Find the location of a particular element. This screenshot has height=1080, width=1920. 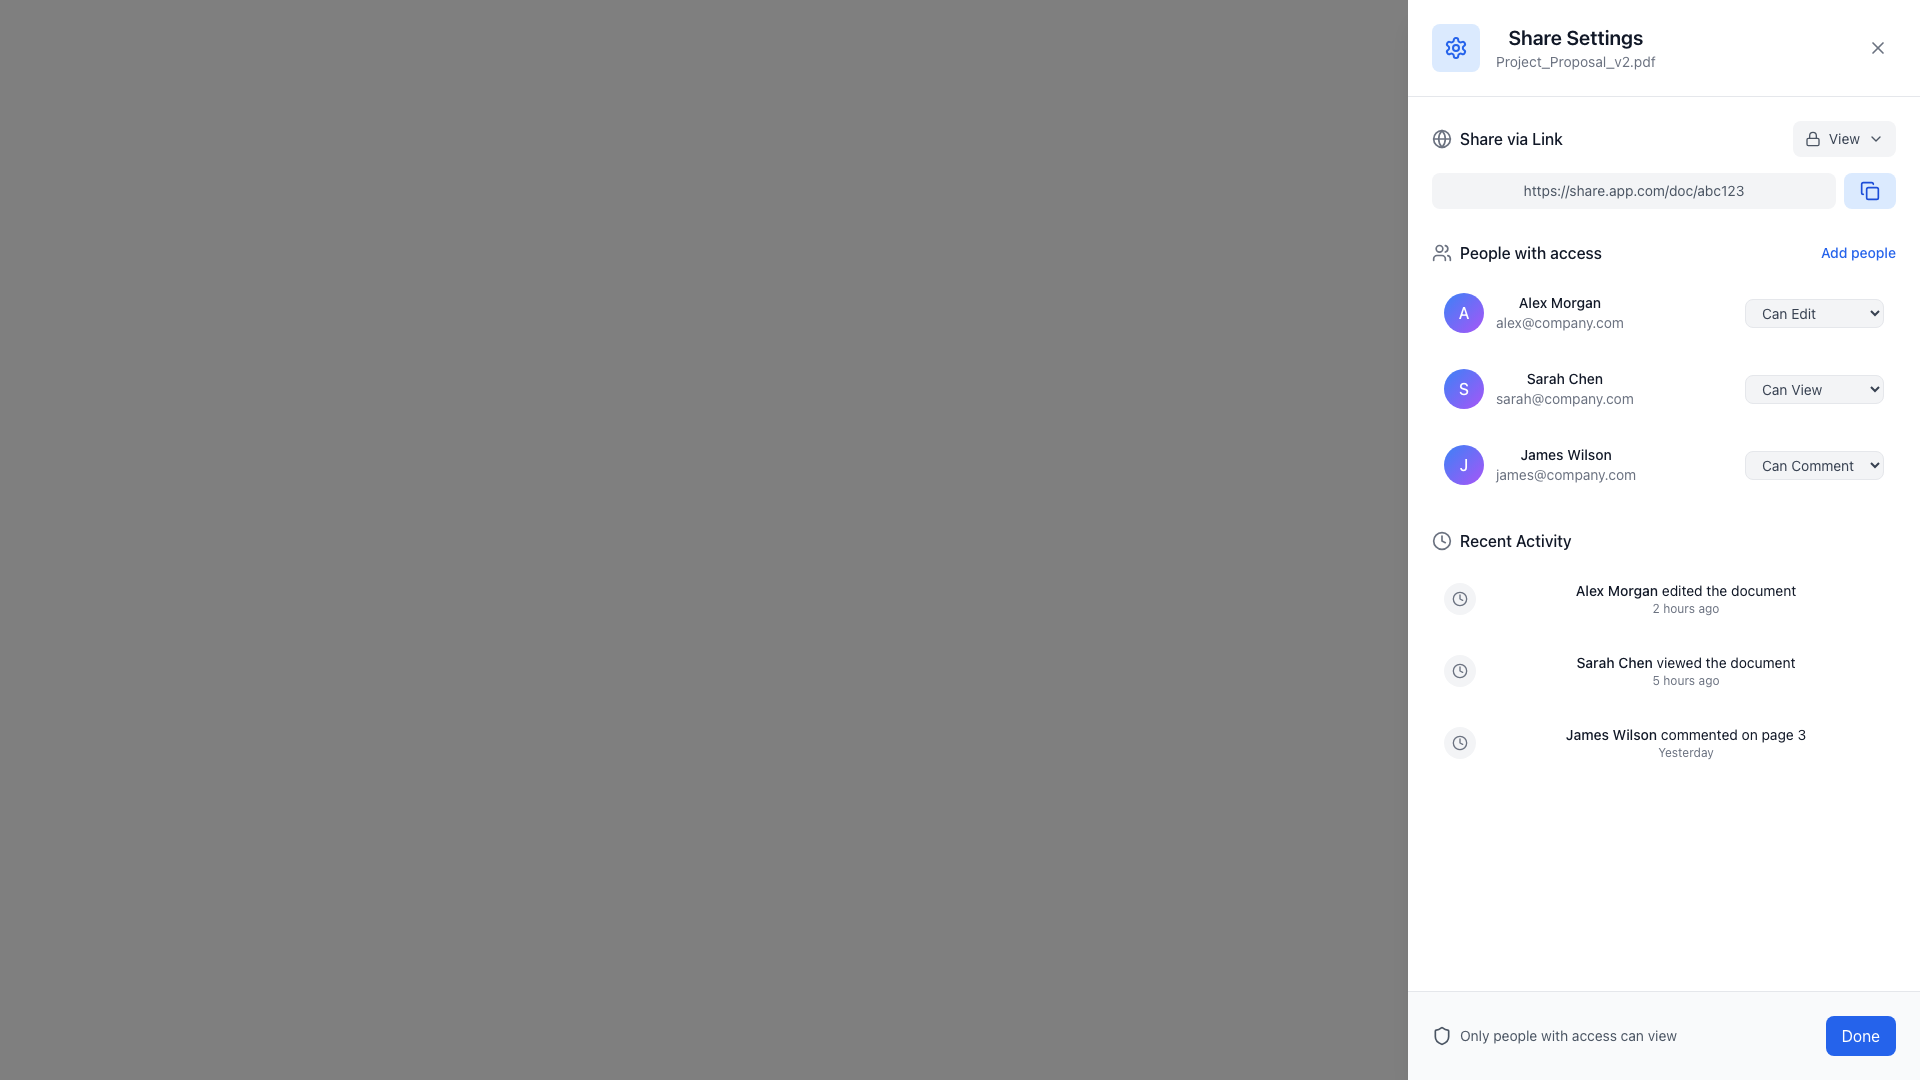

the rectangular button with rounded corners, blue background, and white text that reads 'Done' to finalize the action is located at coordinates (1859, 1035).